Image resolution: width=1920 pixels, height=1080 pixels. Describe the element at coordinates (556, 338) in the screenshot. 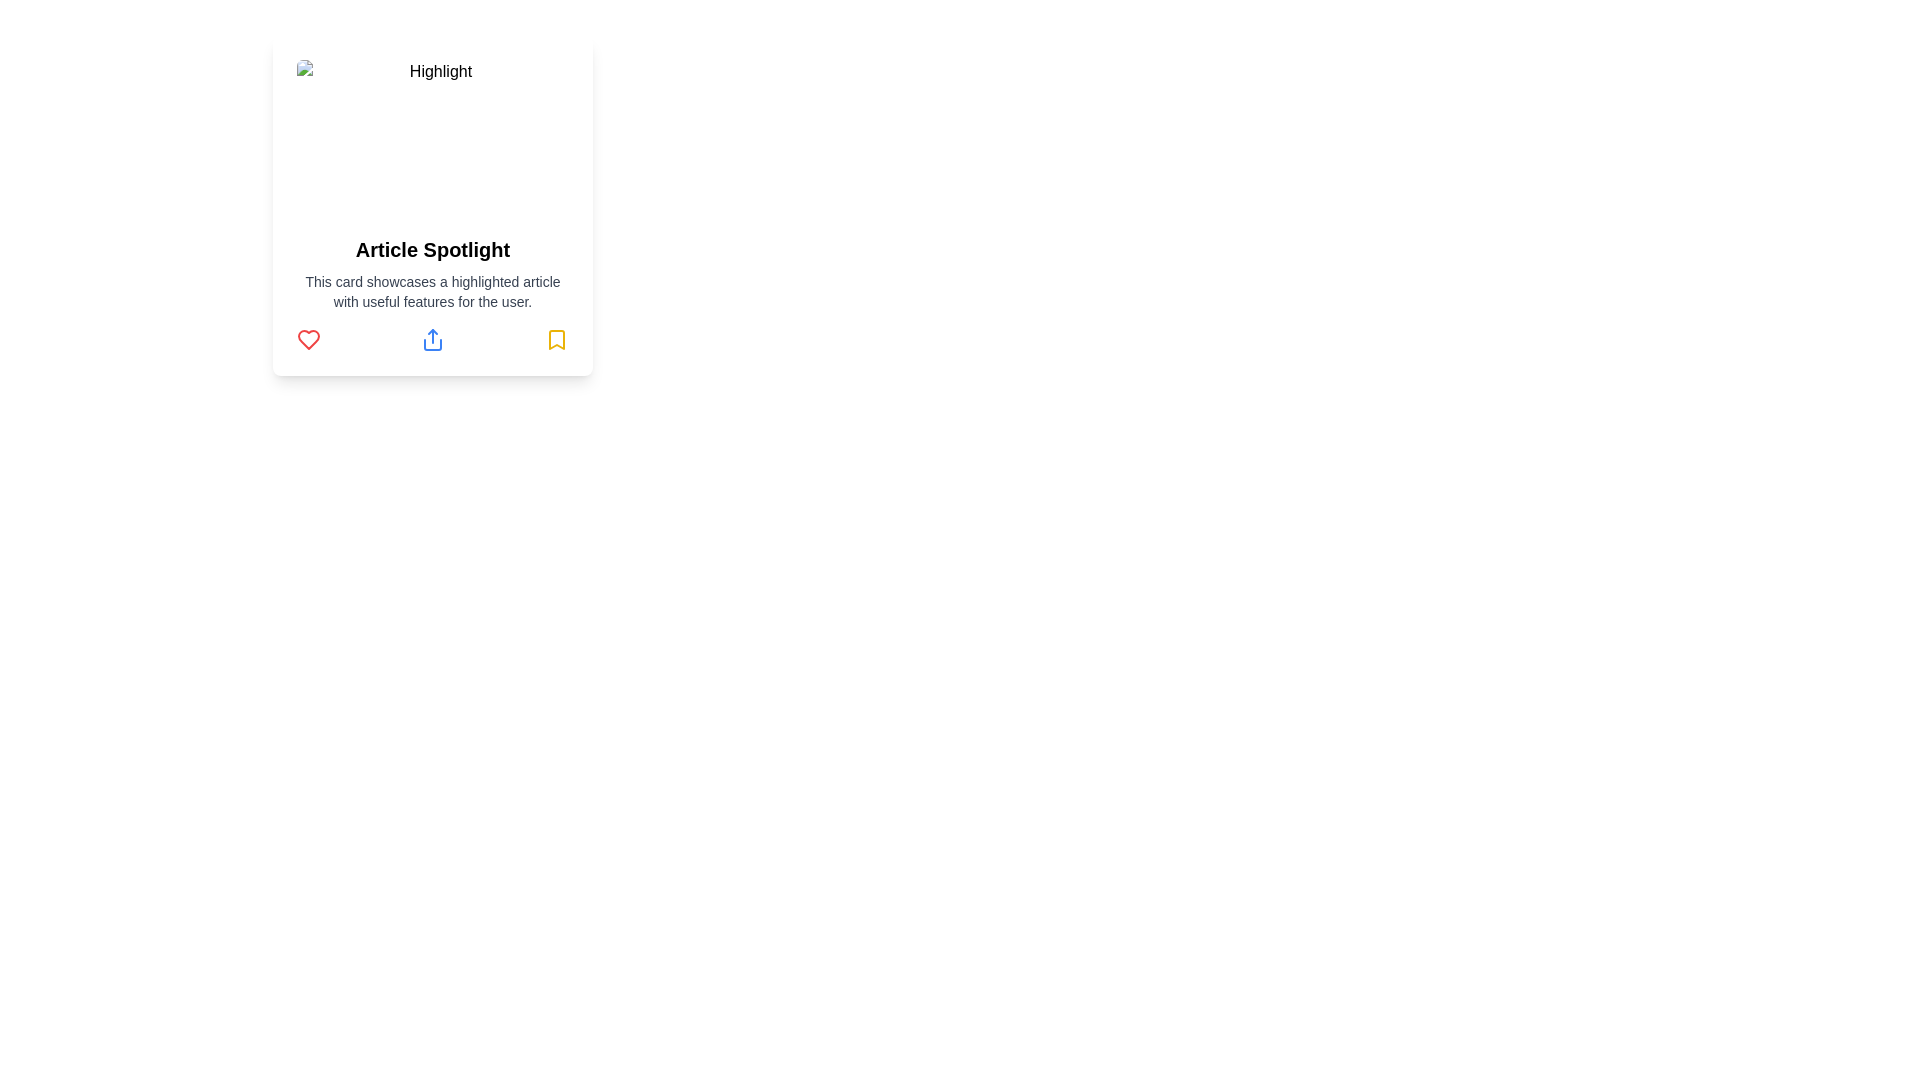

I see `the bookmark icon located at the bottom-right corner of the card interface` at that location.